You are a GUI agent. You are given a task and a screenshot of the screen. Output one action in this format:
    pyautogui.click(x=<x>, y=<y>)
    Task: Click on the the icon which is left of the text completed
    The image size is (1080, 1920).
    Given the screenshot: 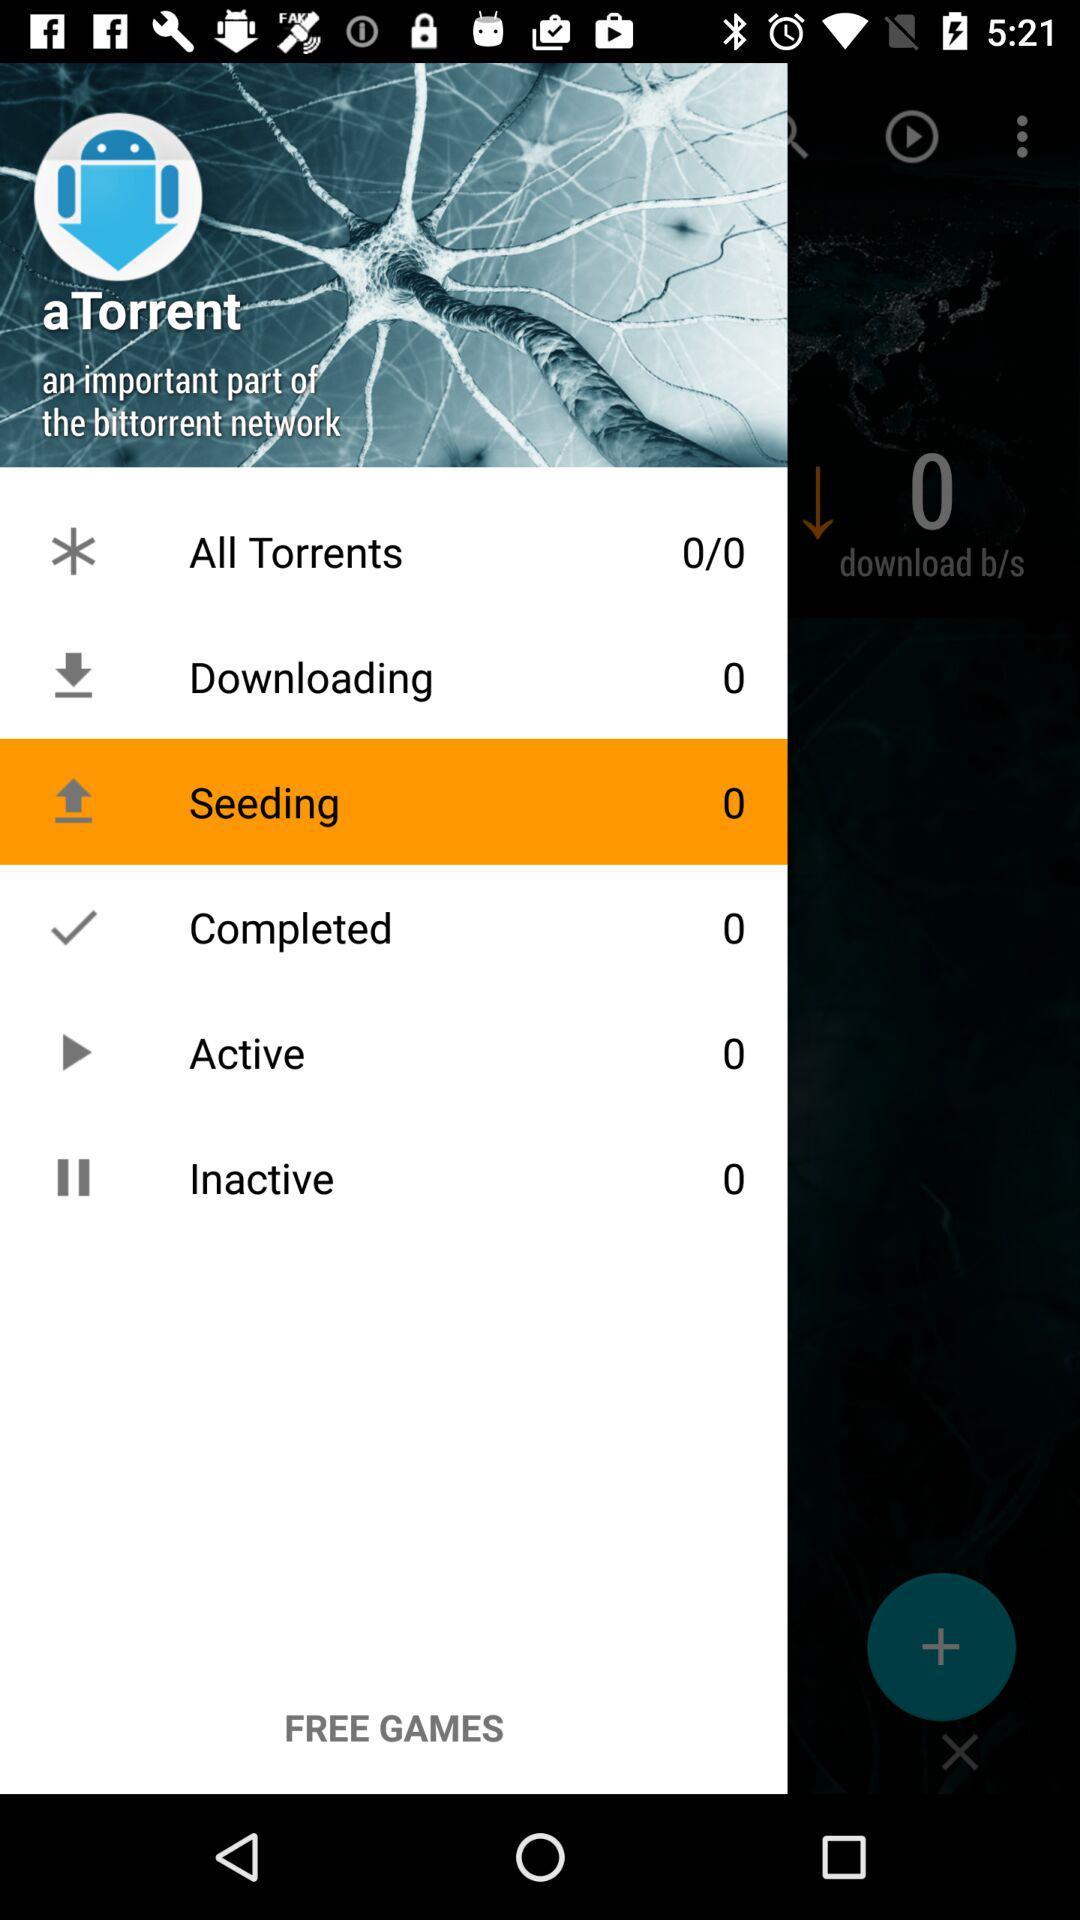 What is the action you would take?
    pyautogui.click(x=72, y=925)
    